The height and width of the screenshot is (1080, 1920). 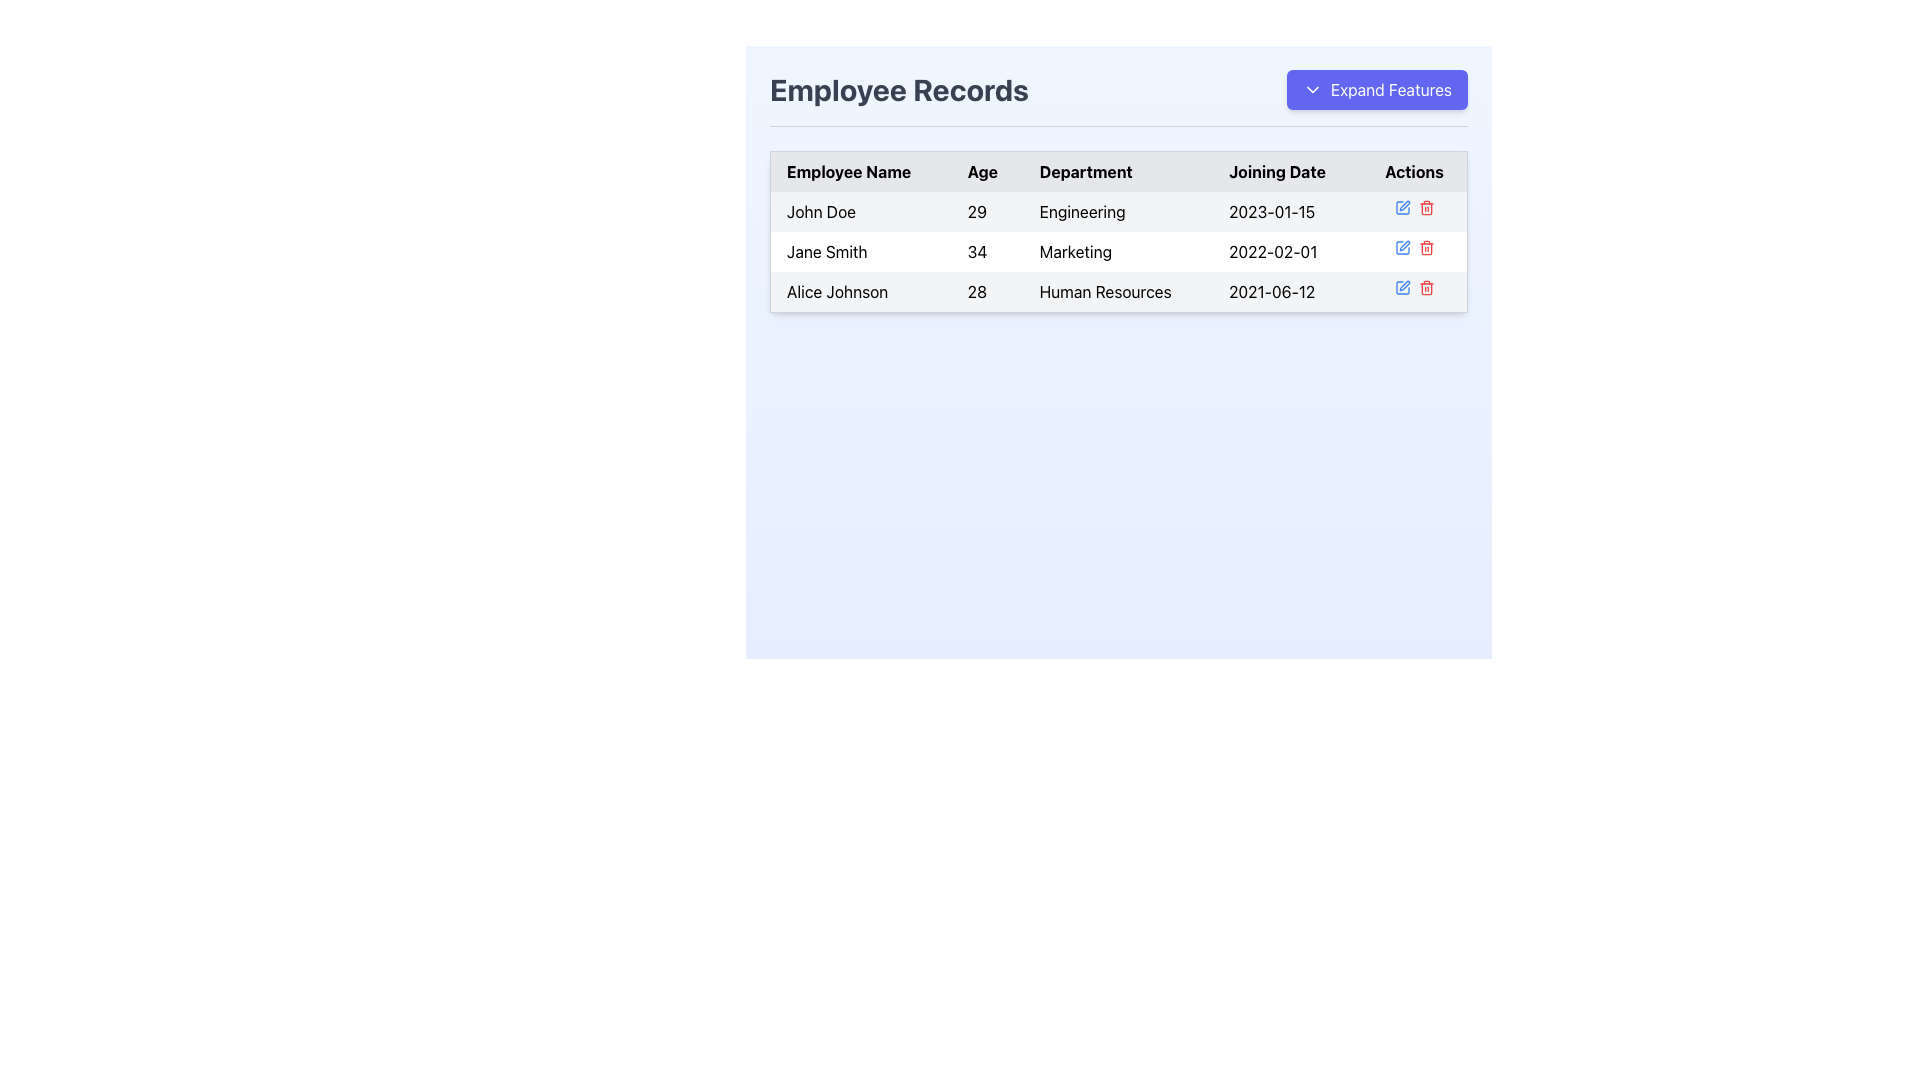 I want to click on attributes of the Static Text indicating the section related to employee records, located in the top header to the left of the 'Expand Features' button, so click(x=898, y=88).